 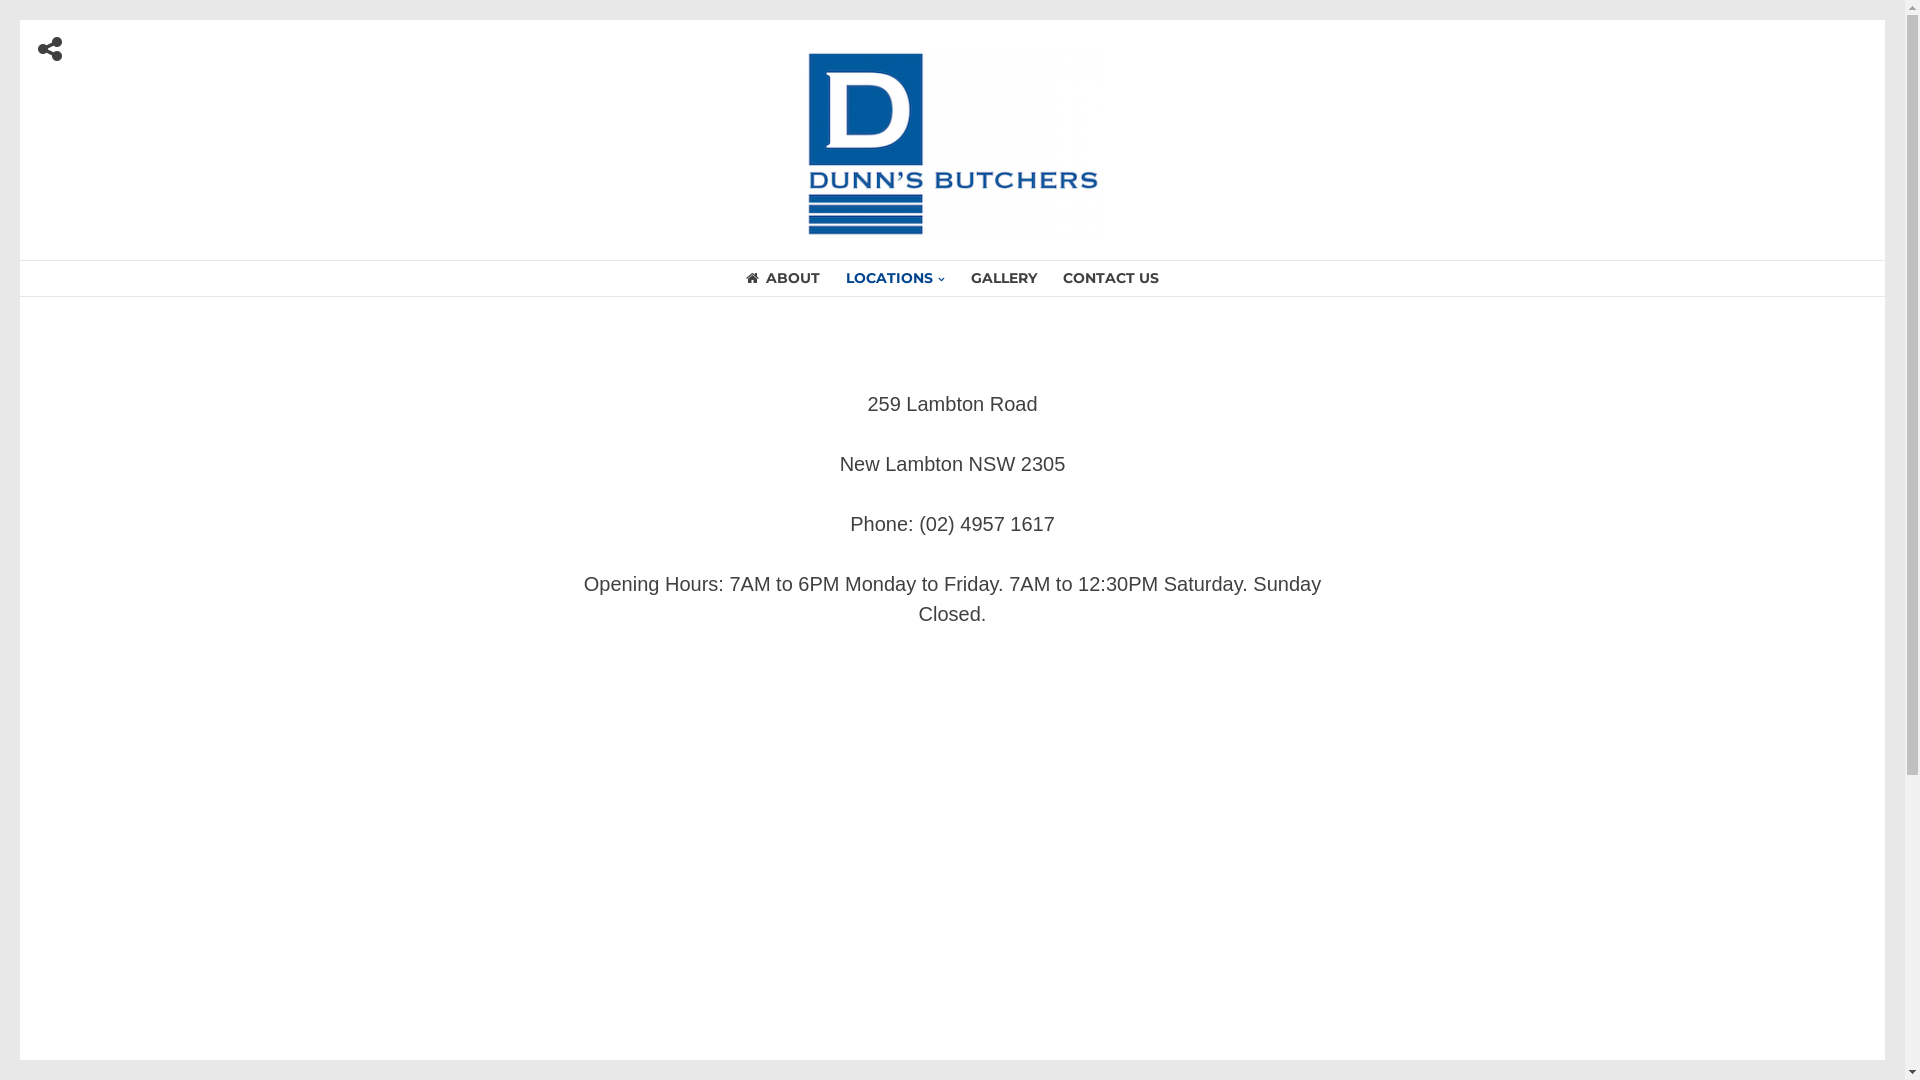 I want to click on 'Skip to content', so click(x=20, y=20).